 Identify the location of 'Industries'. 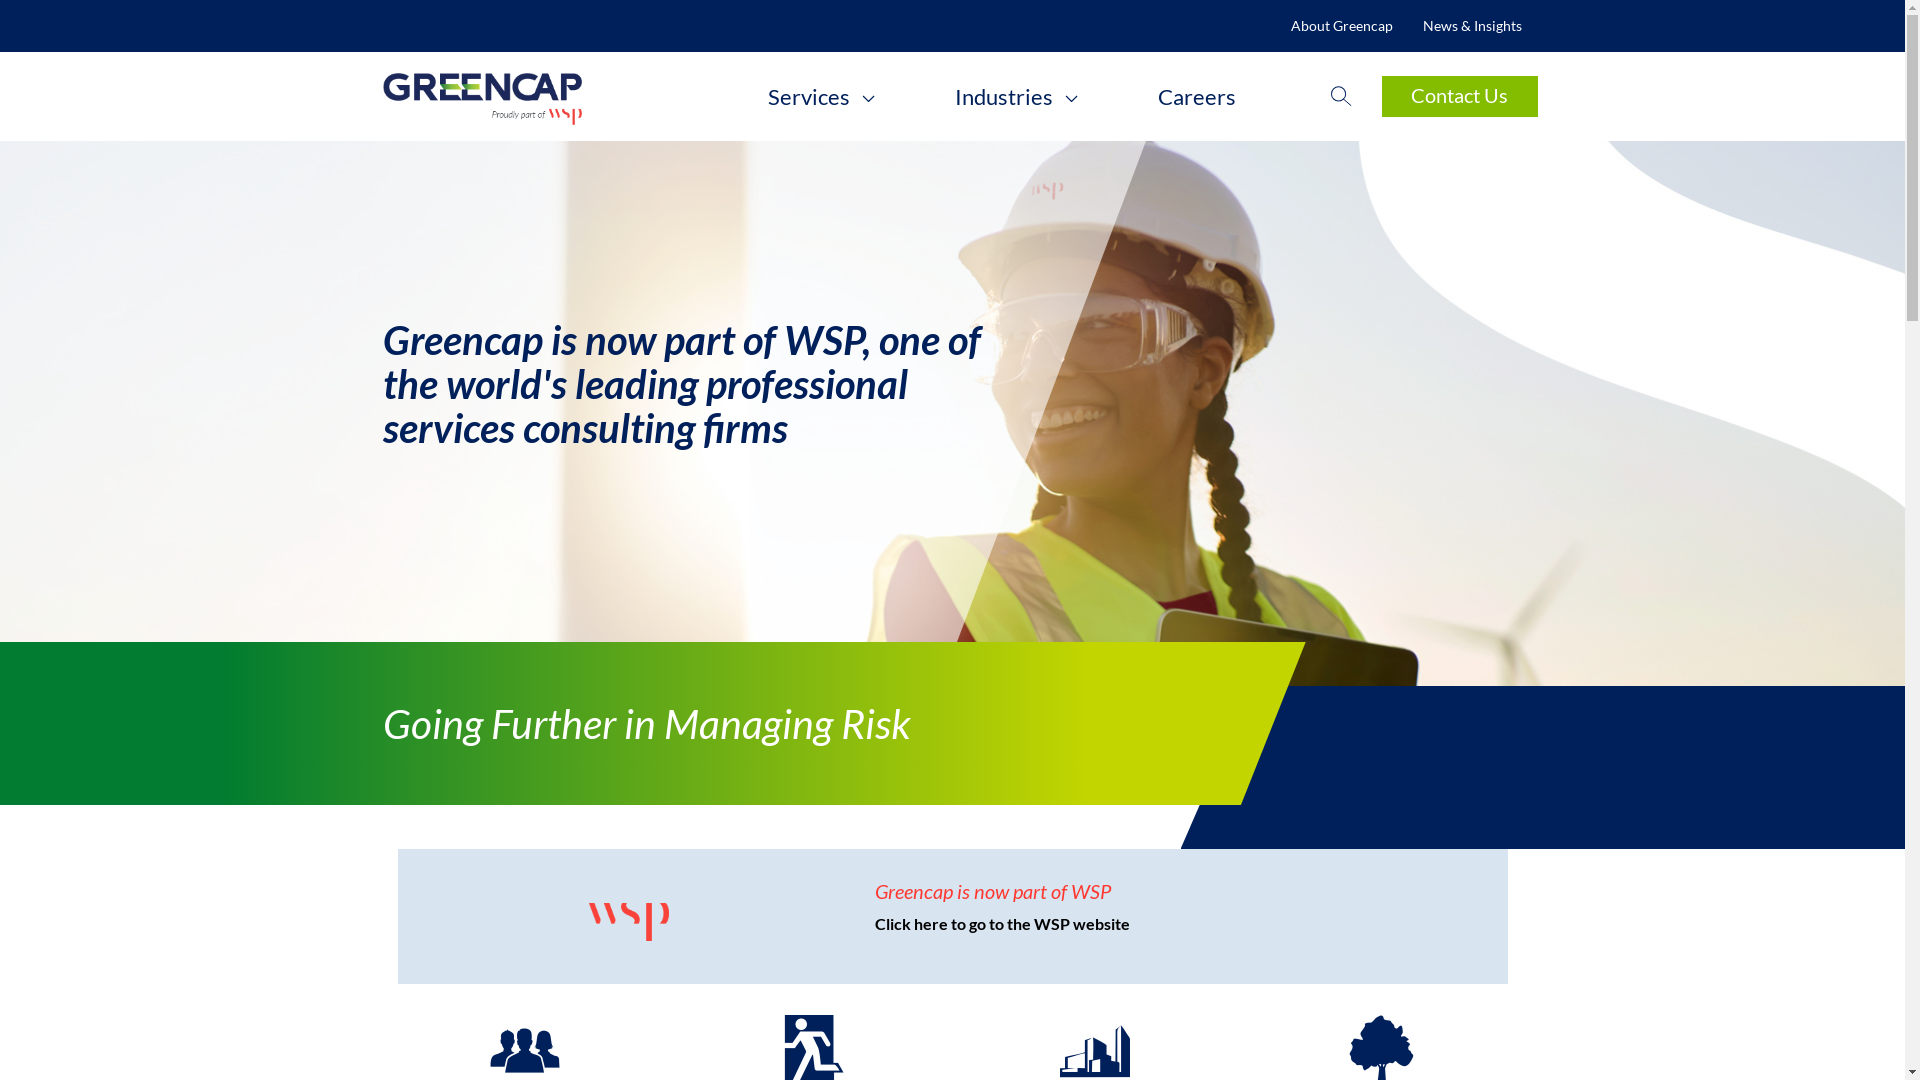
(1016, 96).